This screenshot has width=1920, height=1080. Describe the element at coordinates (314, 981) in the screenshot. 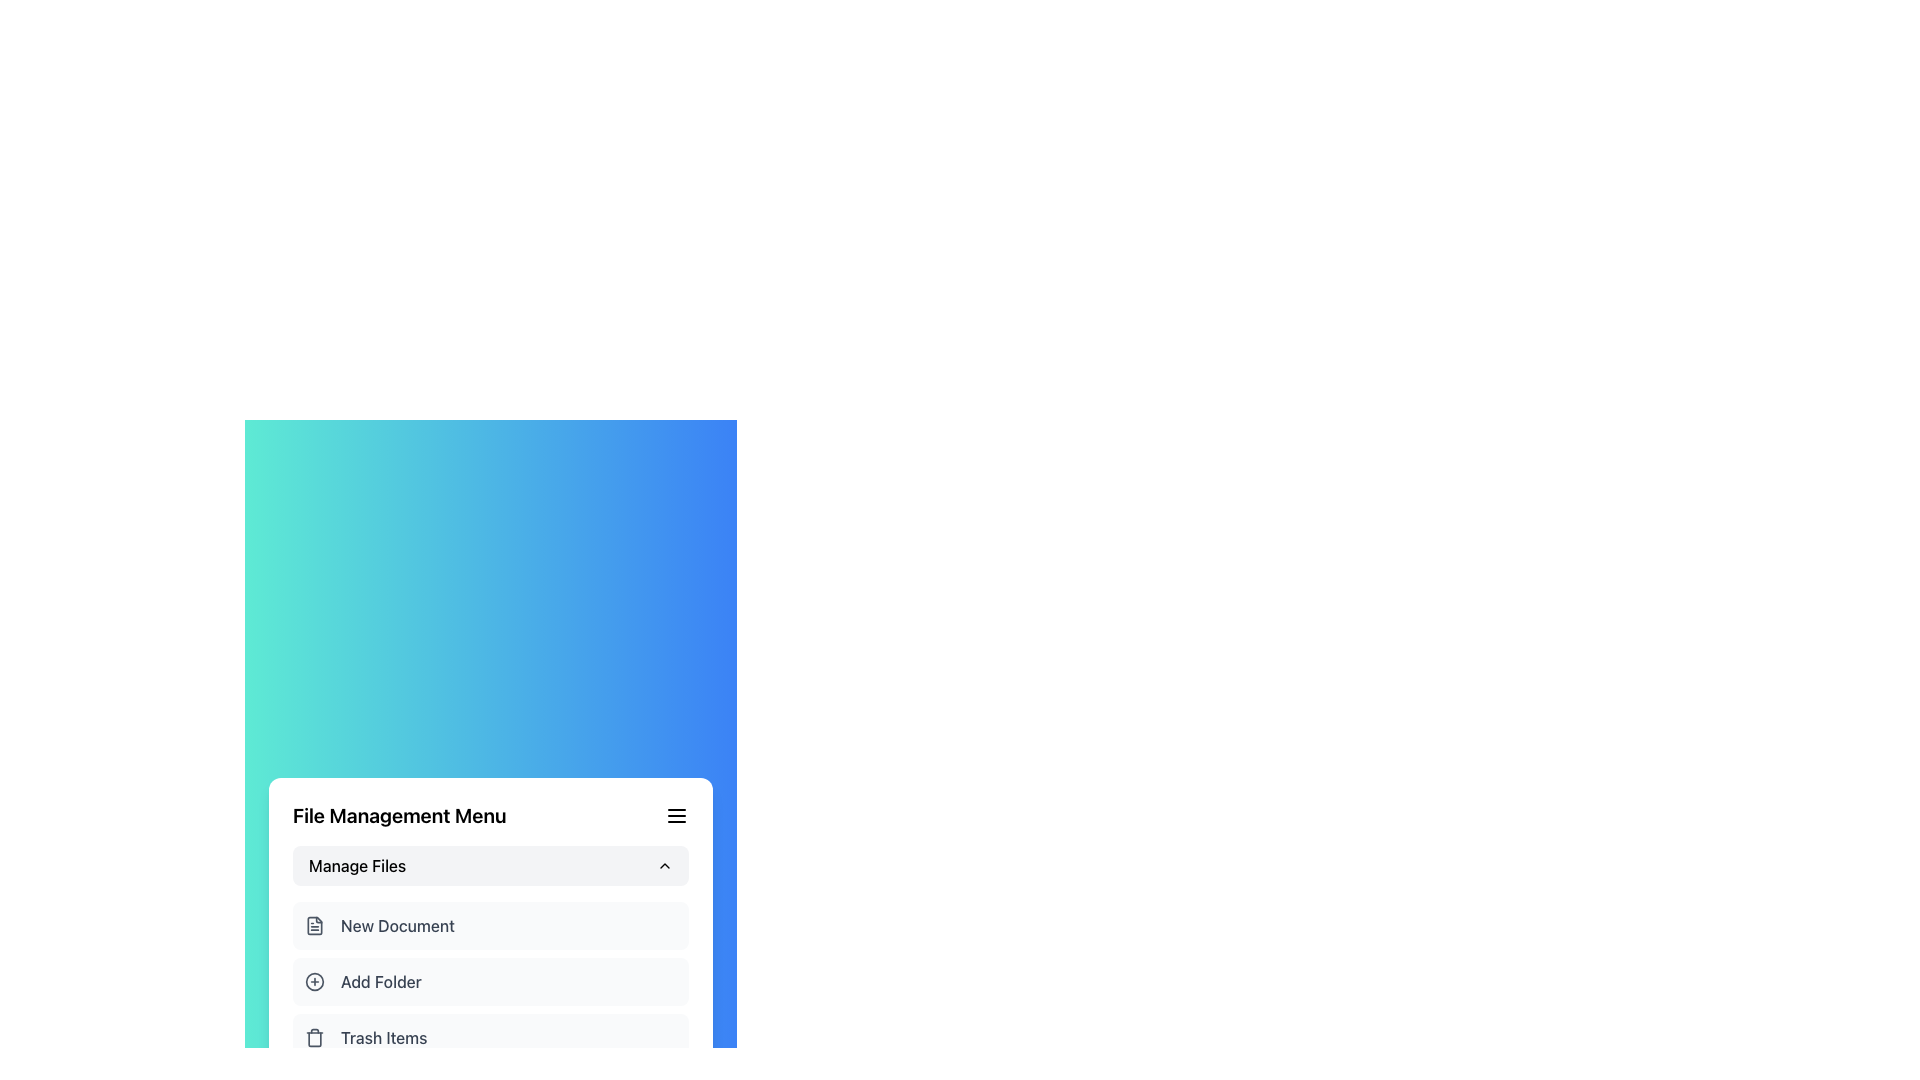

I see `the circular graphical component of the plus icon located adjacent to the 'Add Folder' label in the file management menu, which is the second option in the list of actions` at that location.